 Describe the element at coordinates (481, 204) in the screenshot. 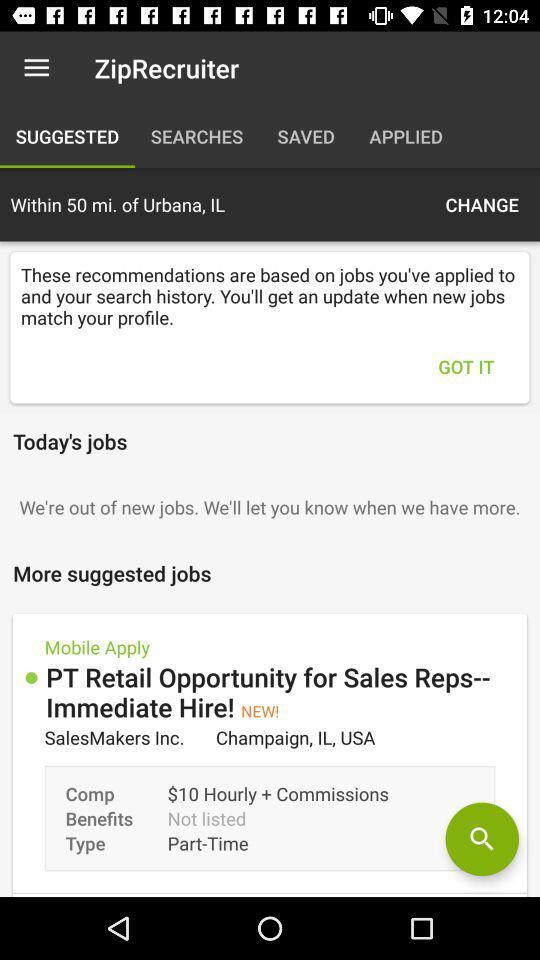

I see `item above the these recommendations are icon` at that location.